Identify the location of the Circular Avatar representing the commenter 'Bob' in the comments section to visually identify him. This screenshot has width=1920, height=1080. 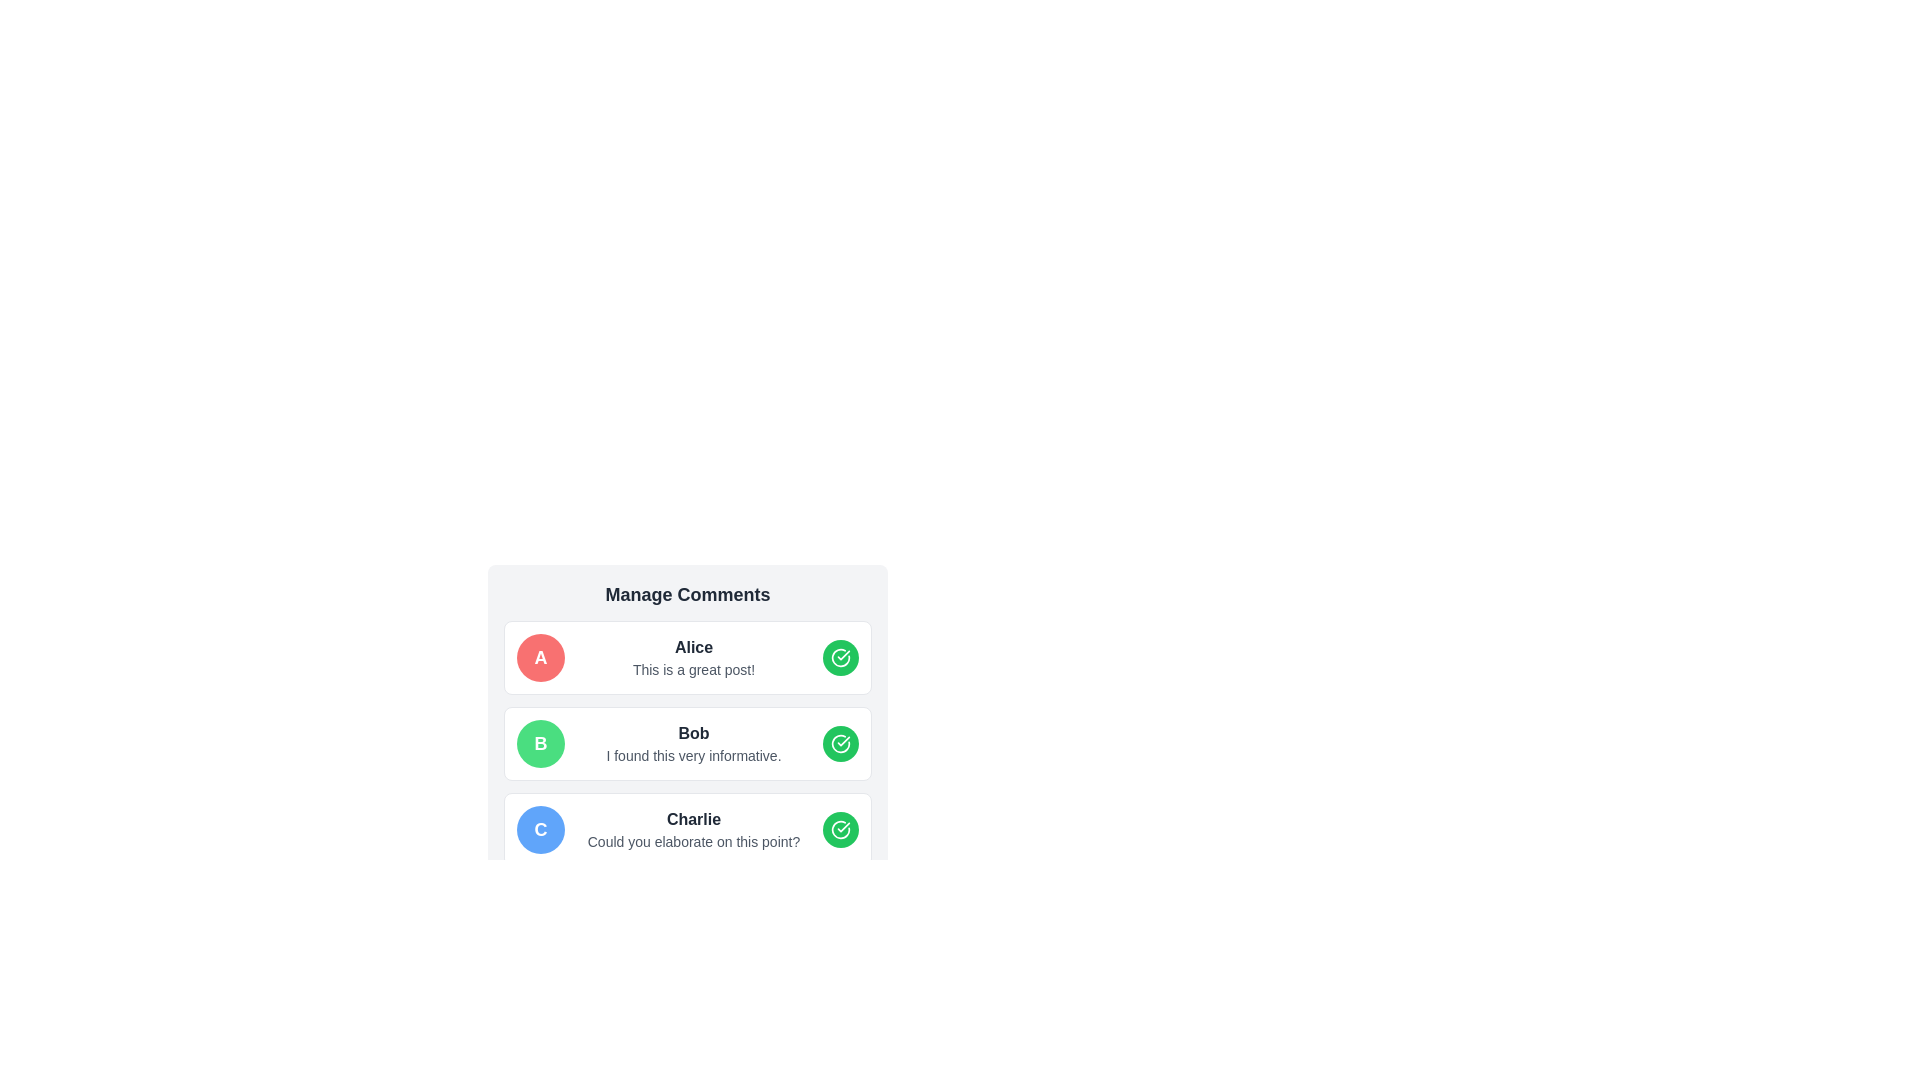
(541, 744).